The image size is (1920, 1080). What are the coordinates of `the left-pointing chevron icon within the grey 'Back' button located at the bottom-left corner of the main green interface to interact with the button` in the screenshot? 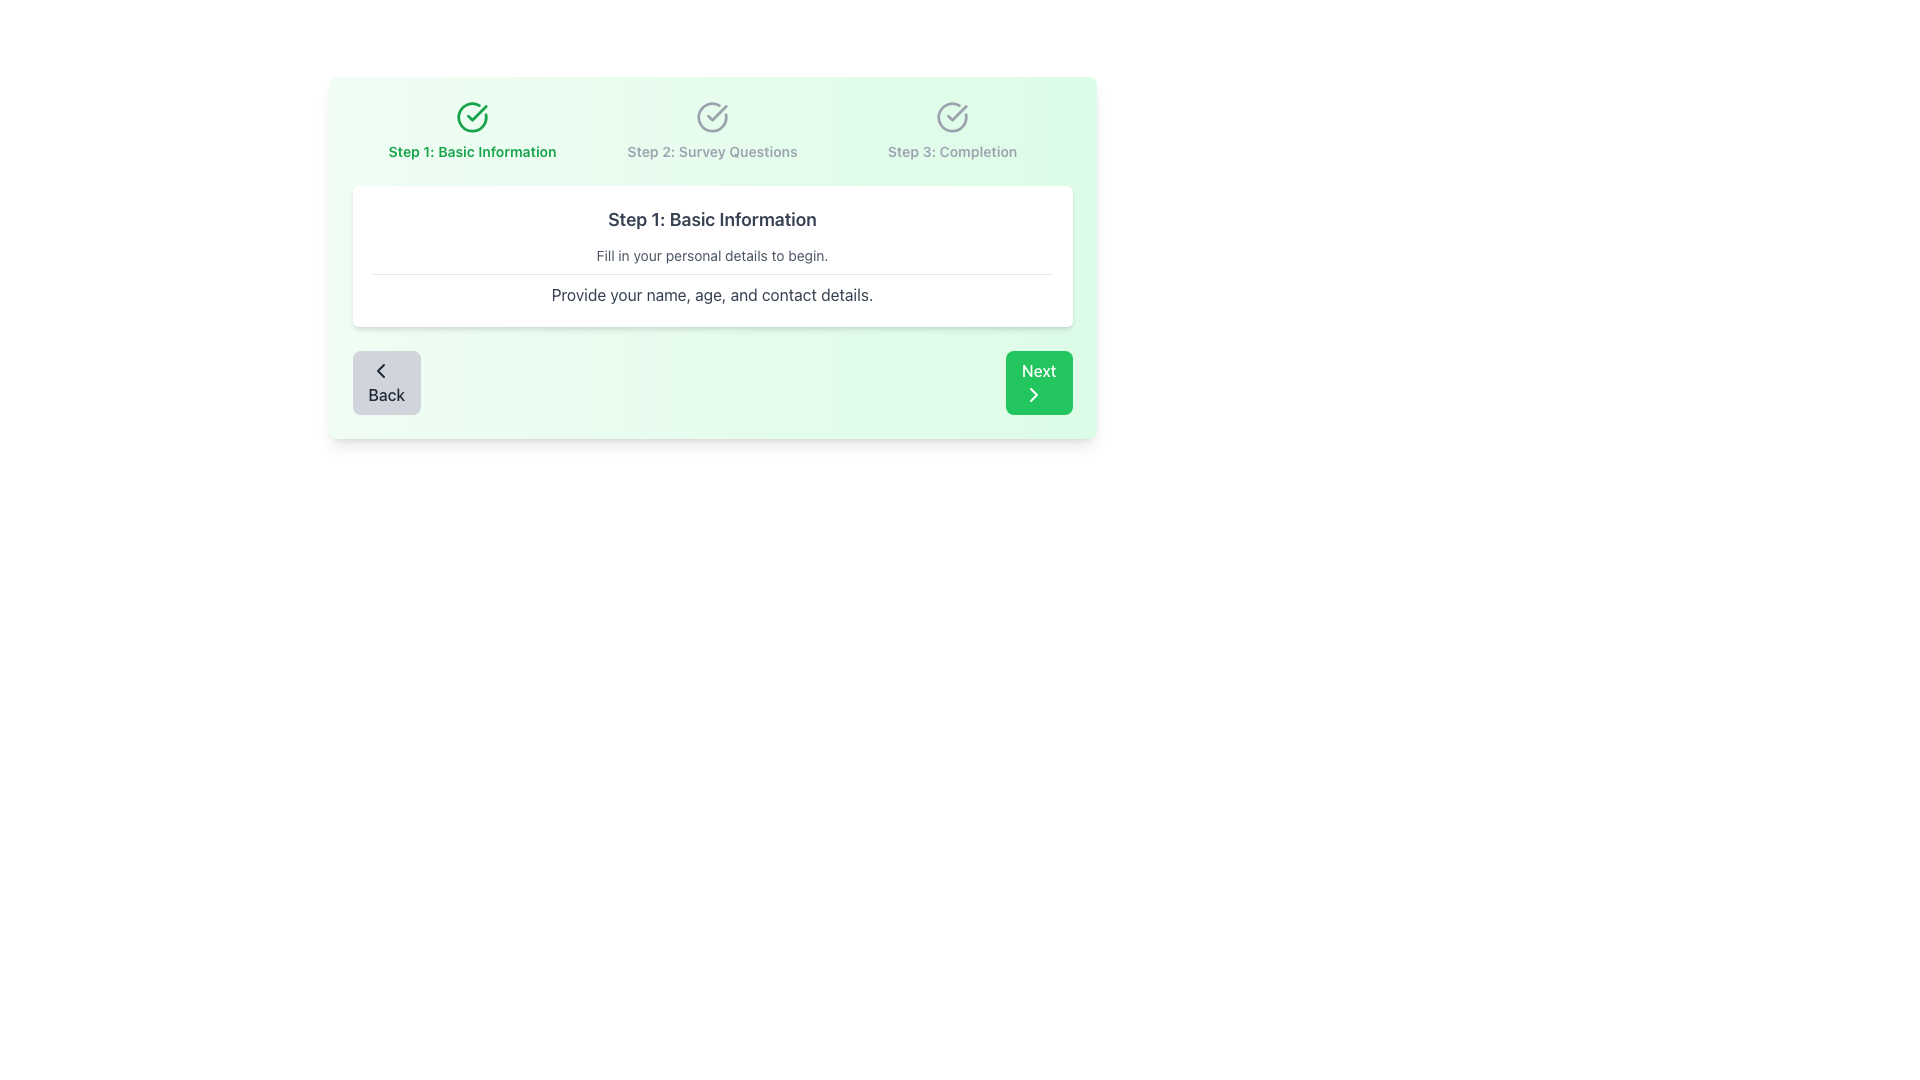 It's located at (380, 370).